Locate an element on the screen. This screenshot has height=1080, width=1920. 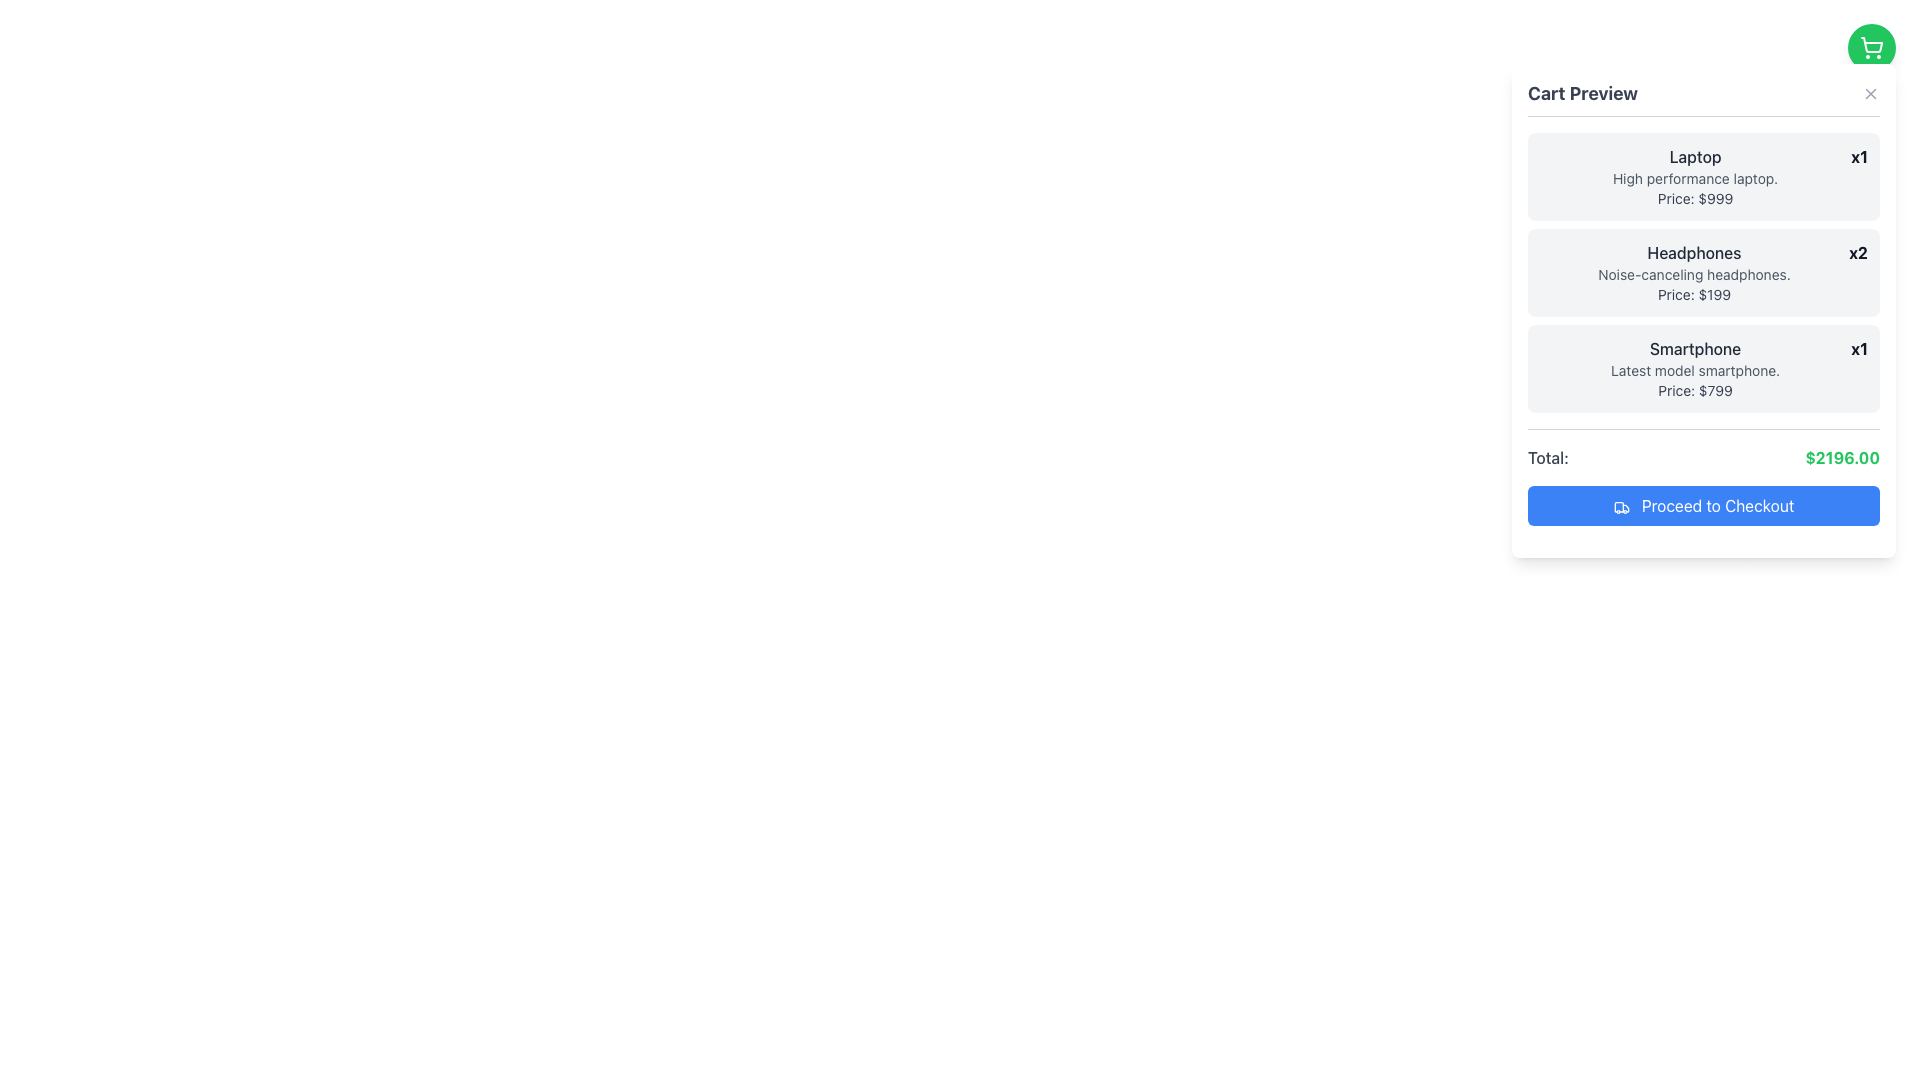
text element that serves as the title for the product 'Smartphone' in the shopping cart interface, located at the top of the product details section within the 'Cart Preview' sidebar is located at coordinates (1694, 347).